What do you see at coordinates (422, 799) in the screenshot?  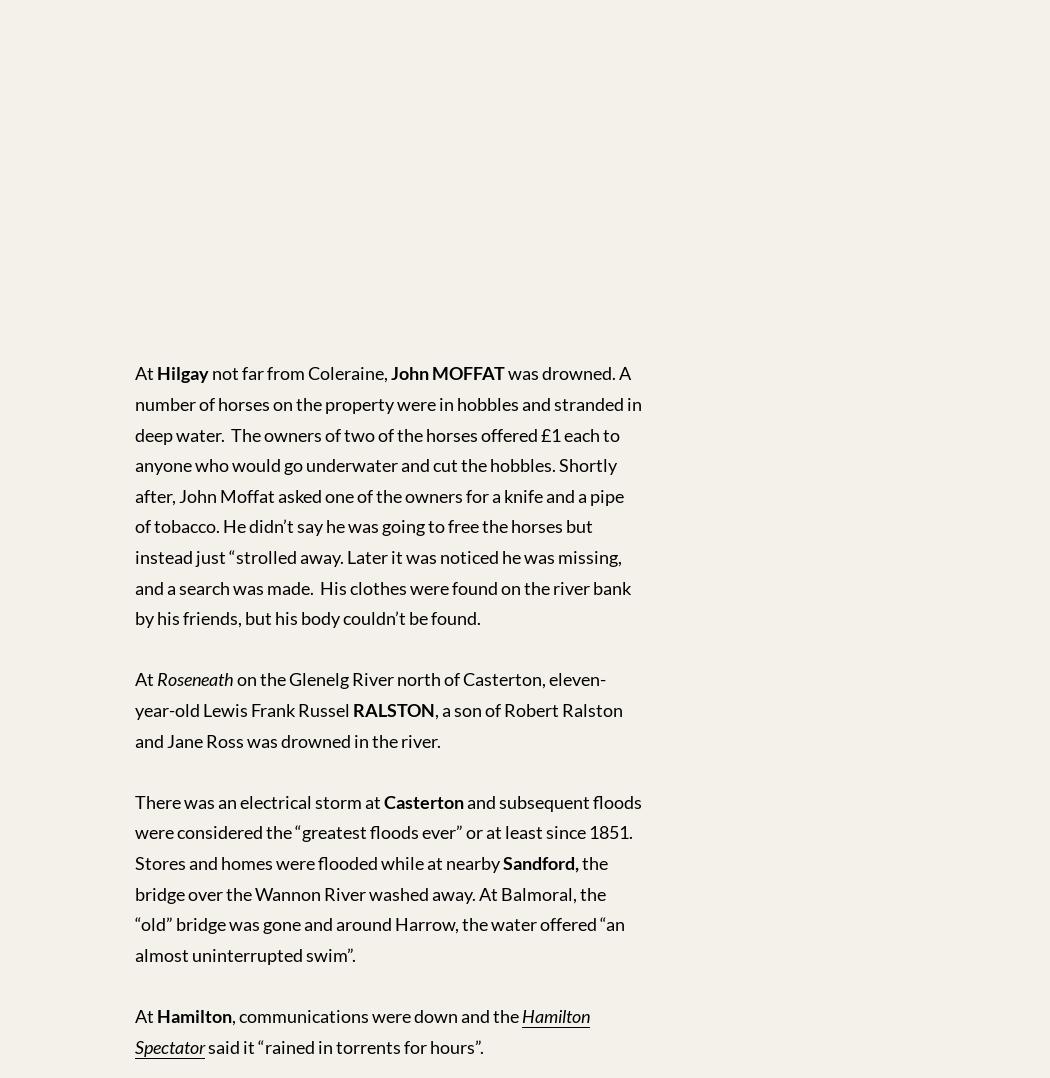 I see `'Casterton'` at bounding box center [422, 799].